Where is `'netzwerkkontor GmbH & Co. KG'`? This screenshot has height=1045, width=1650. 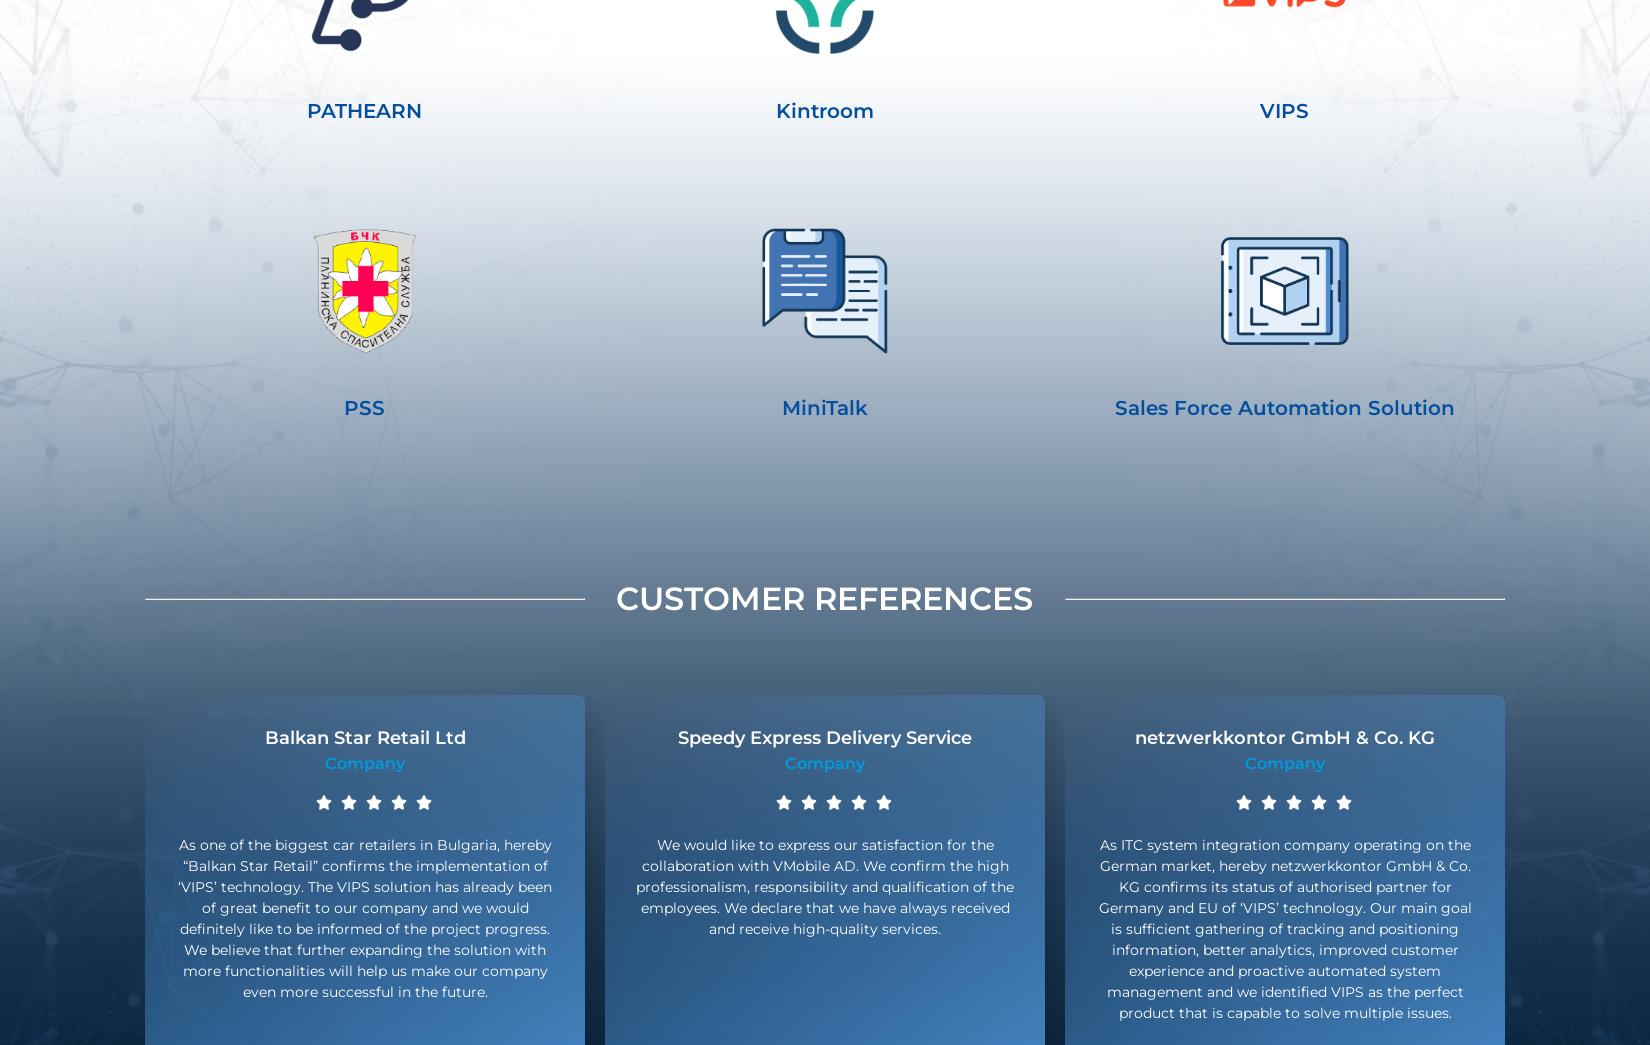 'netzwerkkontor GmbH & Co. KG' is located at coordinates (1284, 736).